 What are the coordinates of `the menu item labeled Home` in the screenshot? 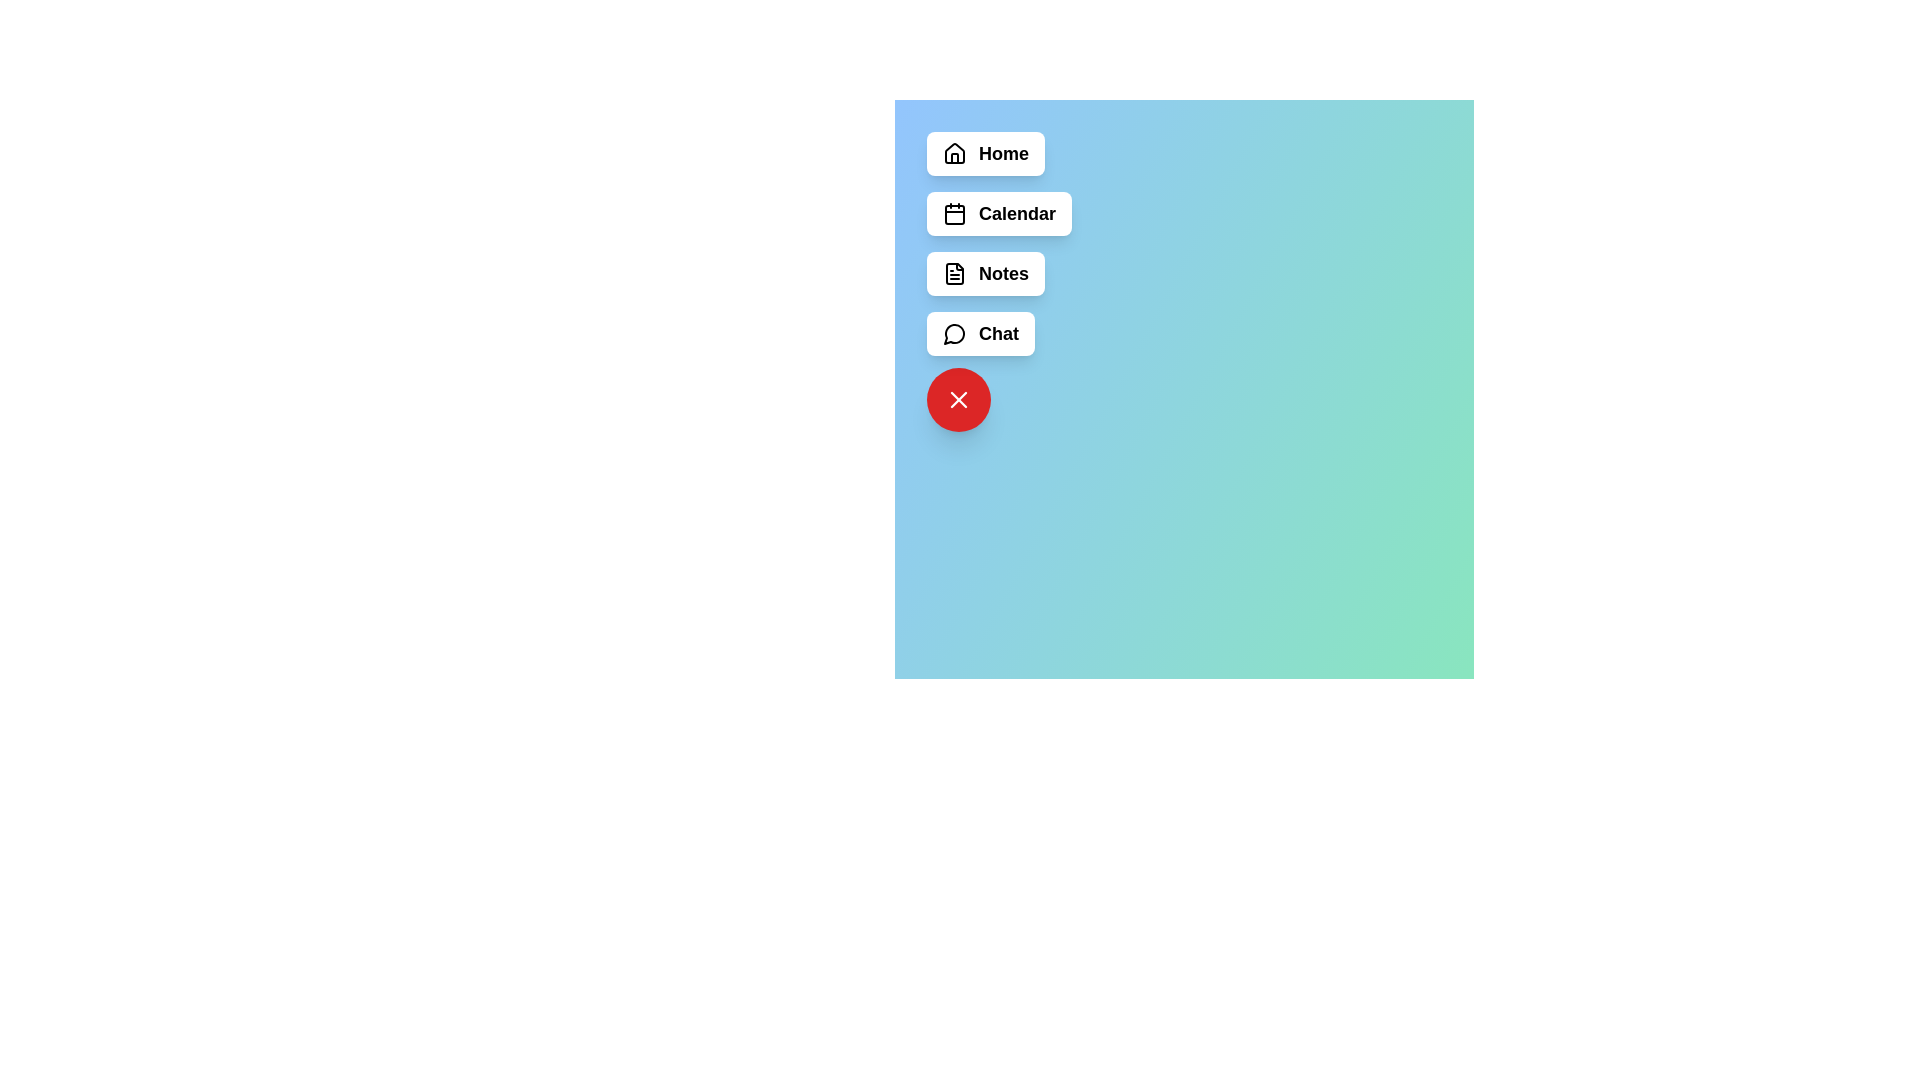 It's located at (985, 153).